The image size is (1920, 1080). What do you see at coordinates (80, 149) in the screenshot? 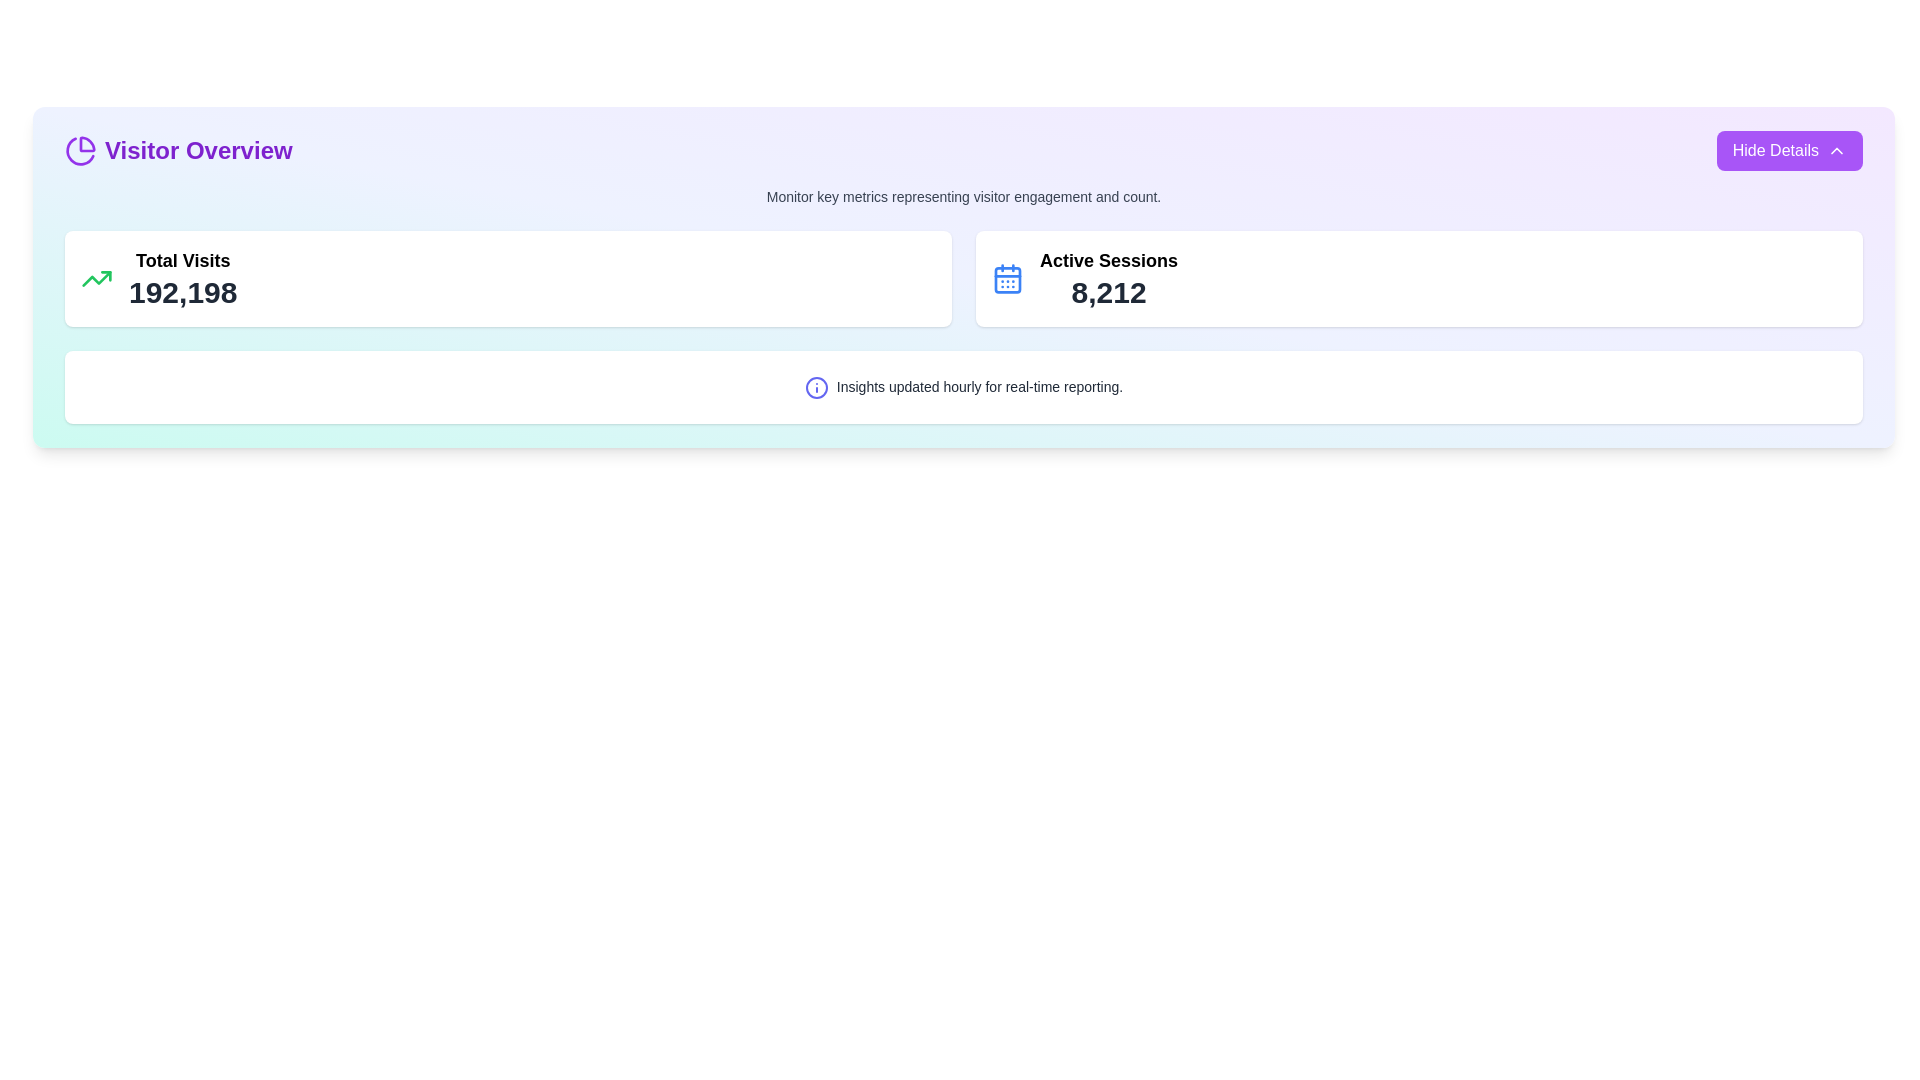
I see `the vivid purple pie chart icon located to the left of the 'Visitor Overview' heading` at bounding box center [80, 149].